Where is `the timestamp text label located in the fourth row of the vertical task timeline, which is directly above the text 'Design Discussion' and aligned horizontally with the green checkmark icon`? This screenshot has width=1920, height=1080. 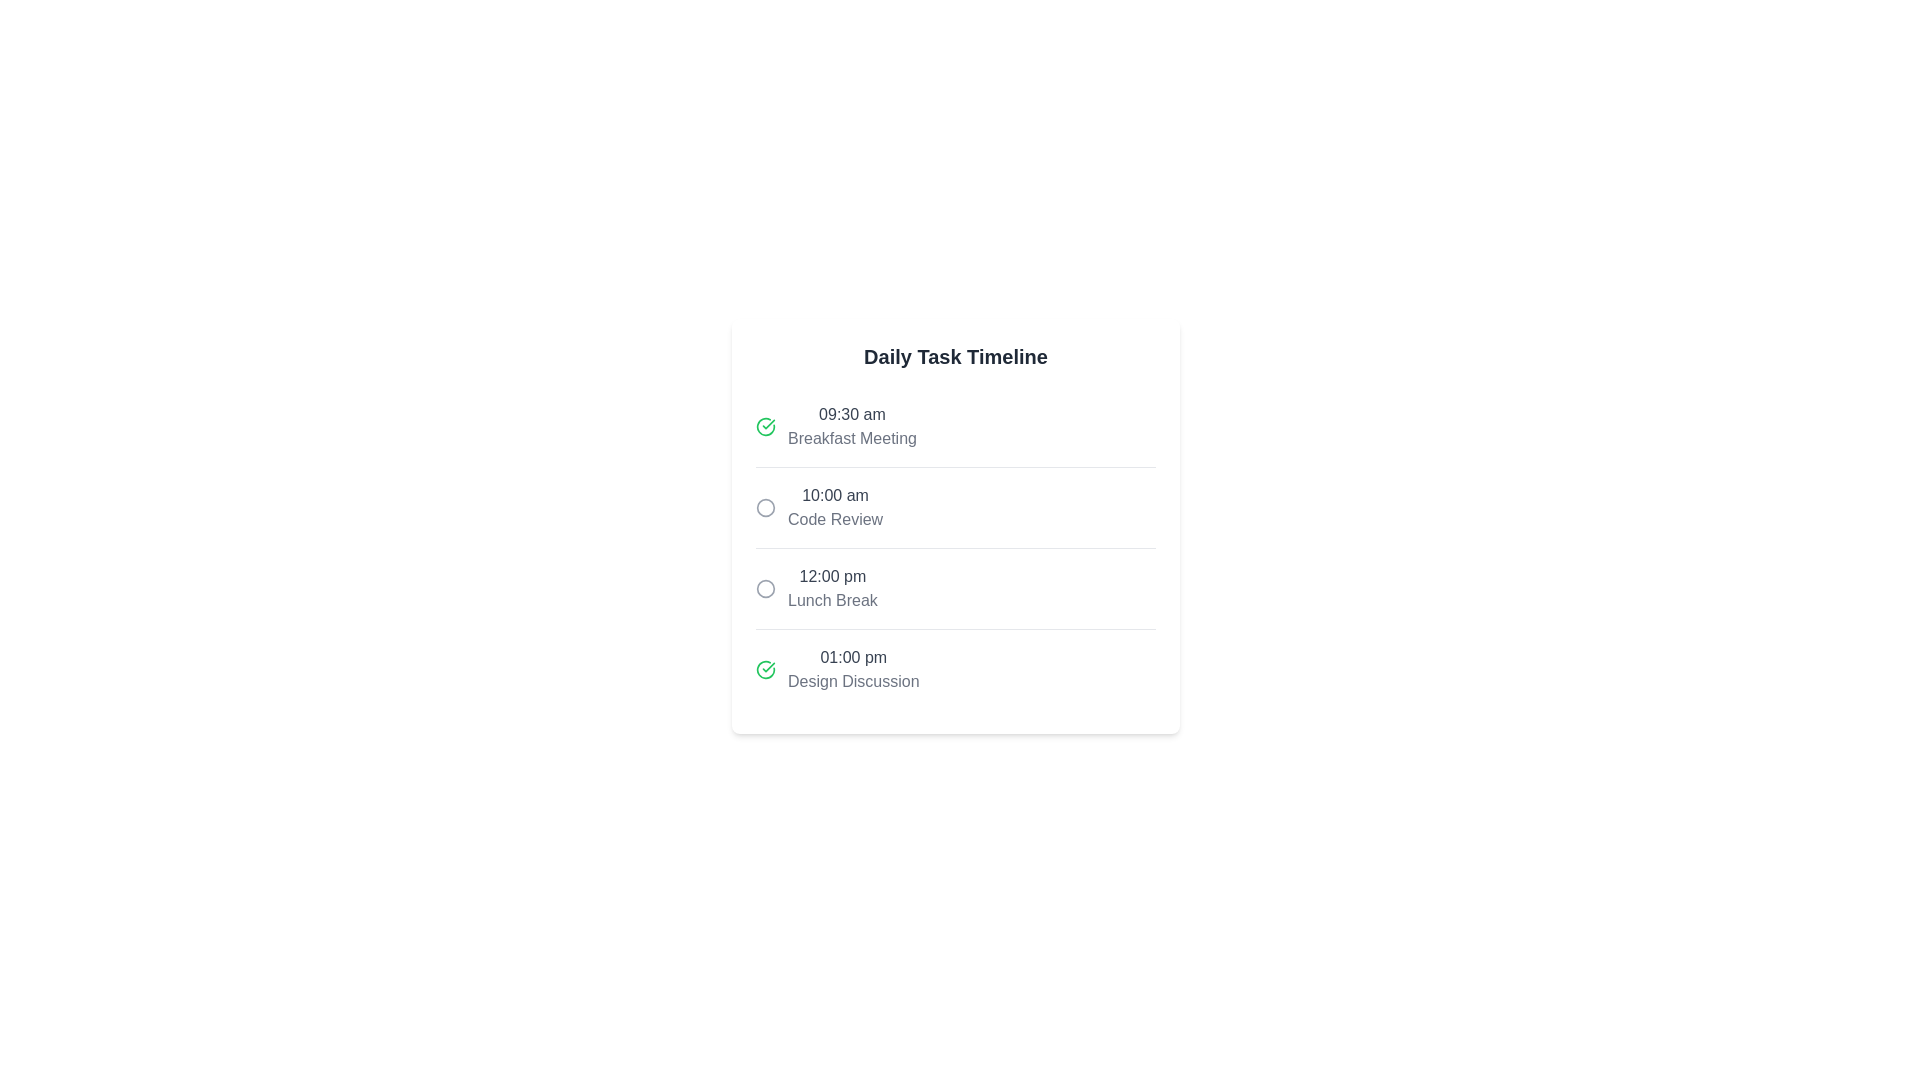
the timestamp text label located in the fourth row of the vertical task timeline, which is directly above the text 'Design Discussion' and aligned horizontally with the green checkmark icon is located at coordinates (853, 657).